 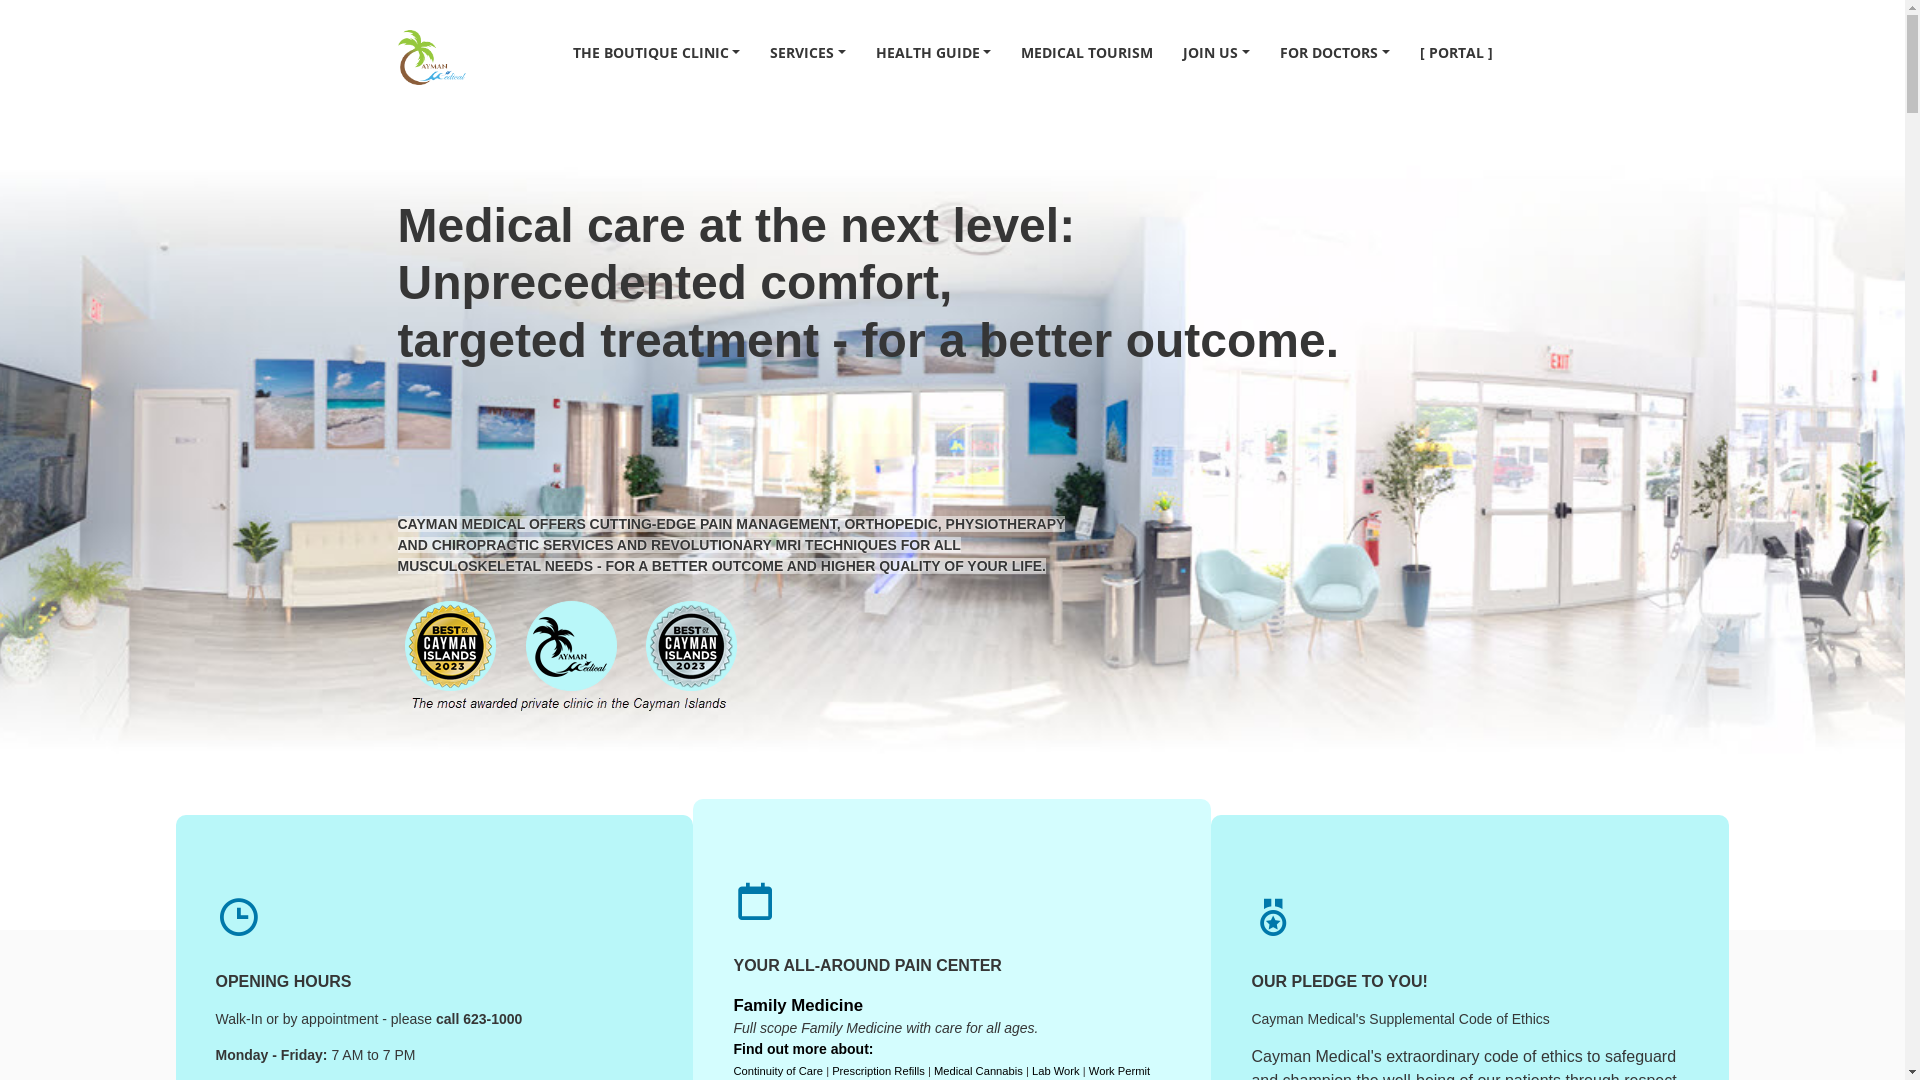 I want to click on 'MEDICAL TOURISM', so click(x=1085, y=51).